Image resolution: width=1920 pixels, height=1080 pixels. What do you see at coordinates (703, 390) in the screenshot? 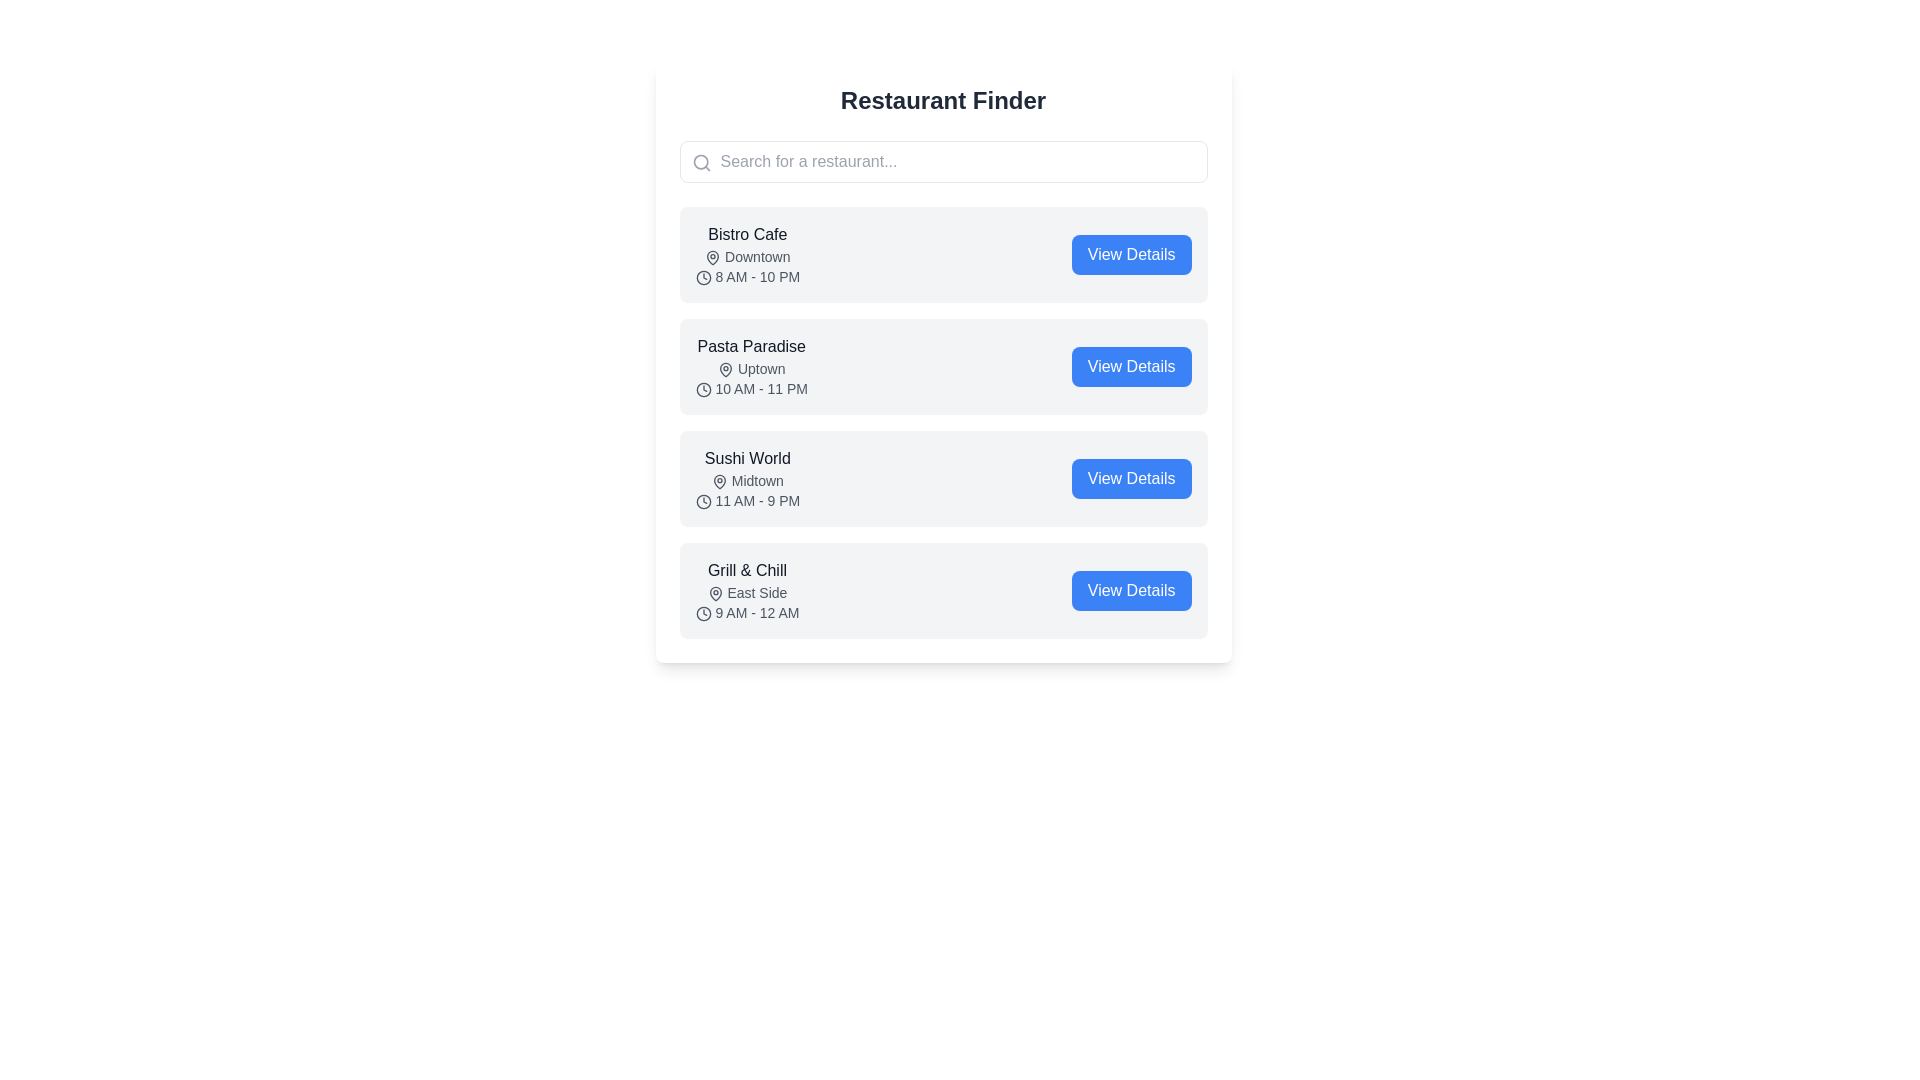
I see `the clock icon located to the left of the time display '10 AM - 11 PM' in the 'Pasta Paradise' section of the second card` at bounding box center [703, 390].